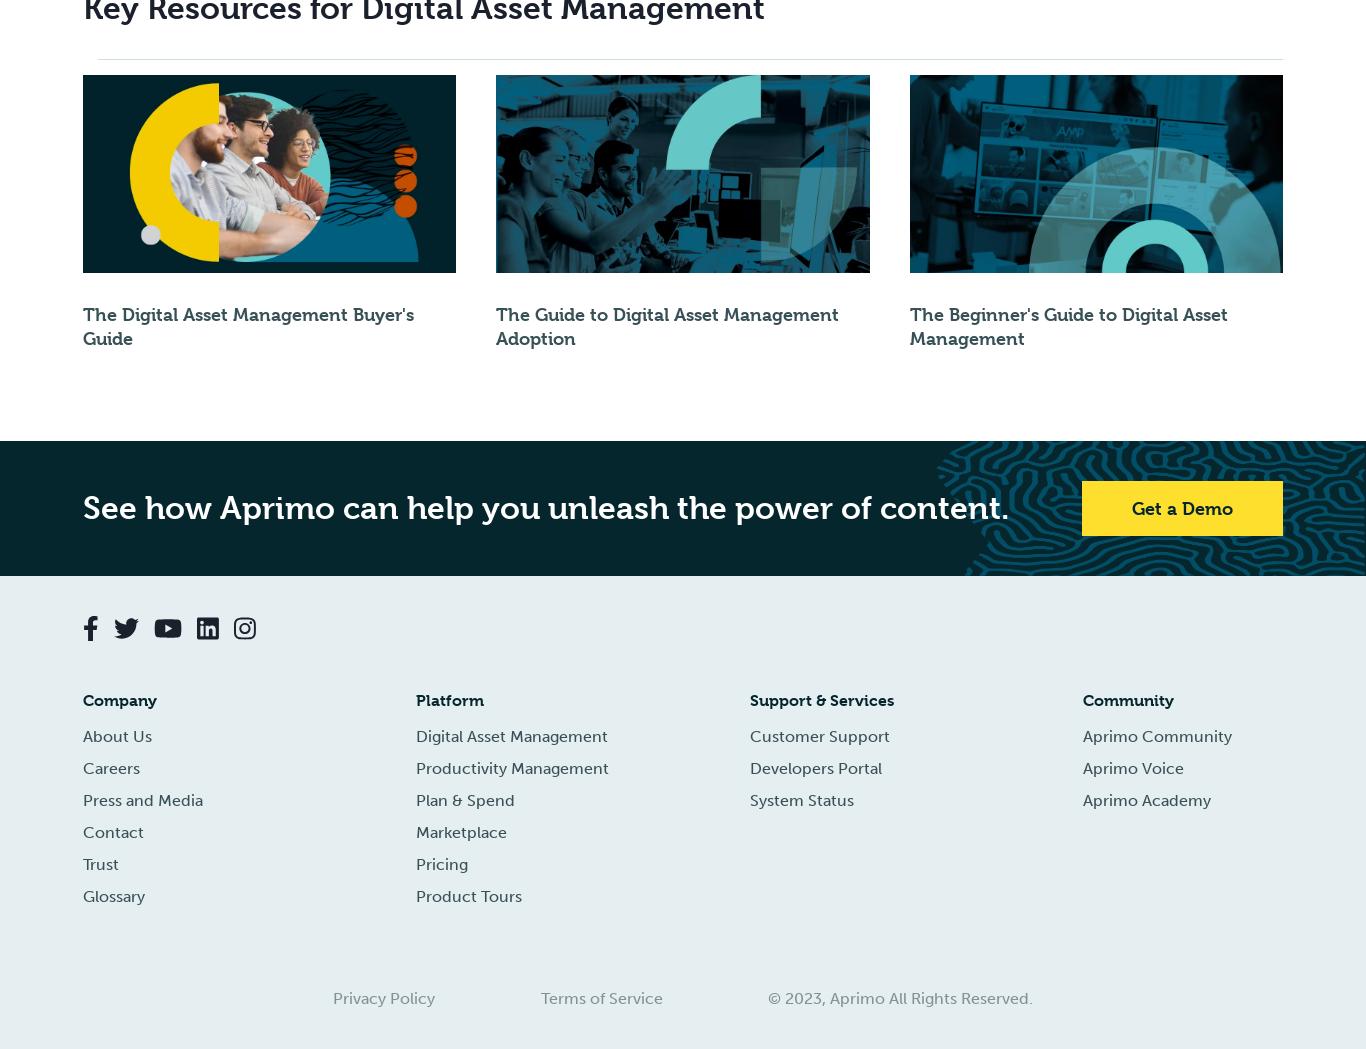 Image resolution: width=1366 pixels, height=1049 pixels. What do you see at coordinates (461, 831) in the screenshot?
I see `'Marketplace'` at bounding box center [461, 831].